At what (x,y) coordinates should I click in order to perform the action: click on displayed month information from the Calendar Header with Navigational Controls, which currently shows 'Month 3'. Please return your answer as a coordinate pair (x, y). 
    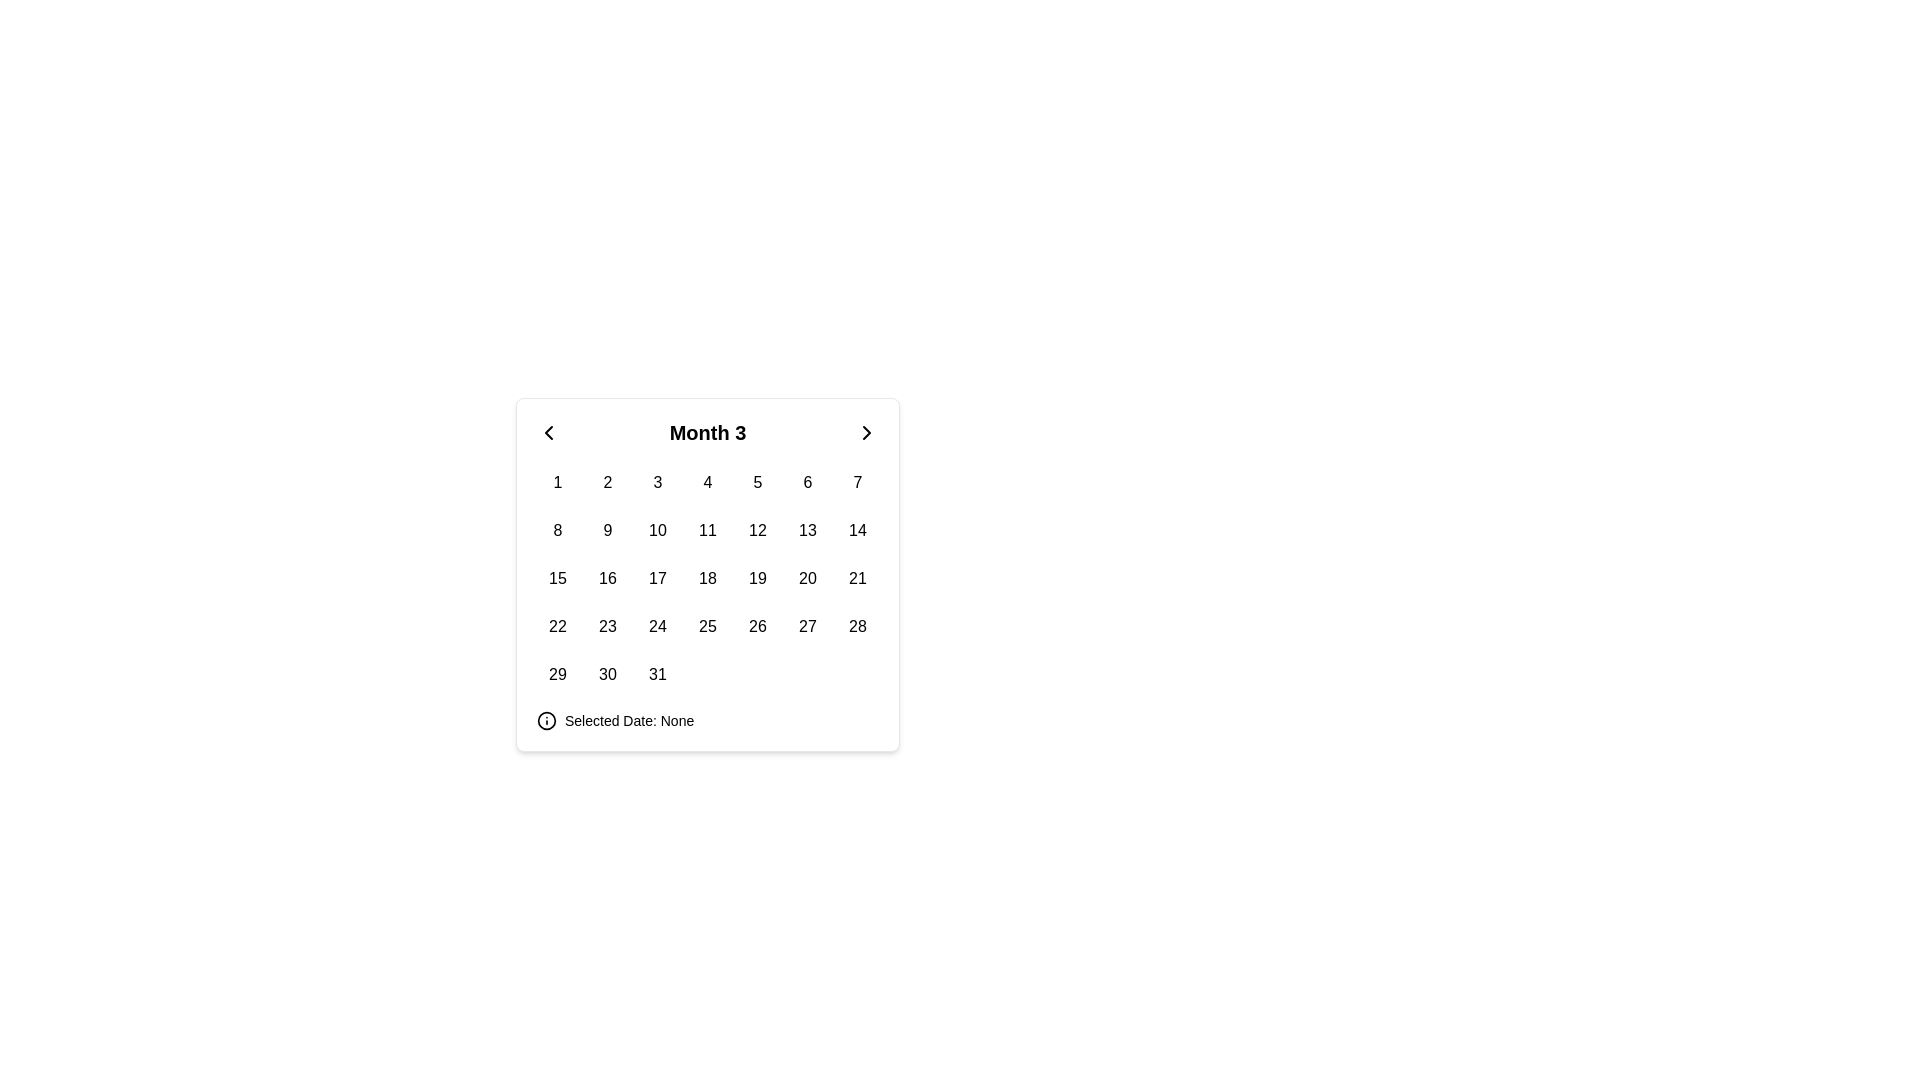
    Looking at the image, I should click on (708, 431).